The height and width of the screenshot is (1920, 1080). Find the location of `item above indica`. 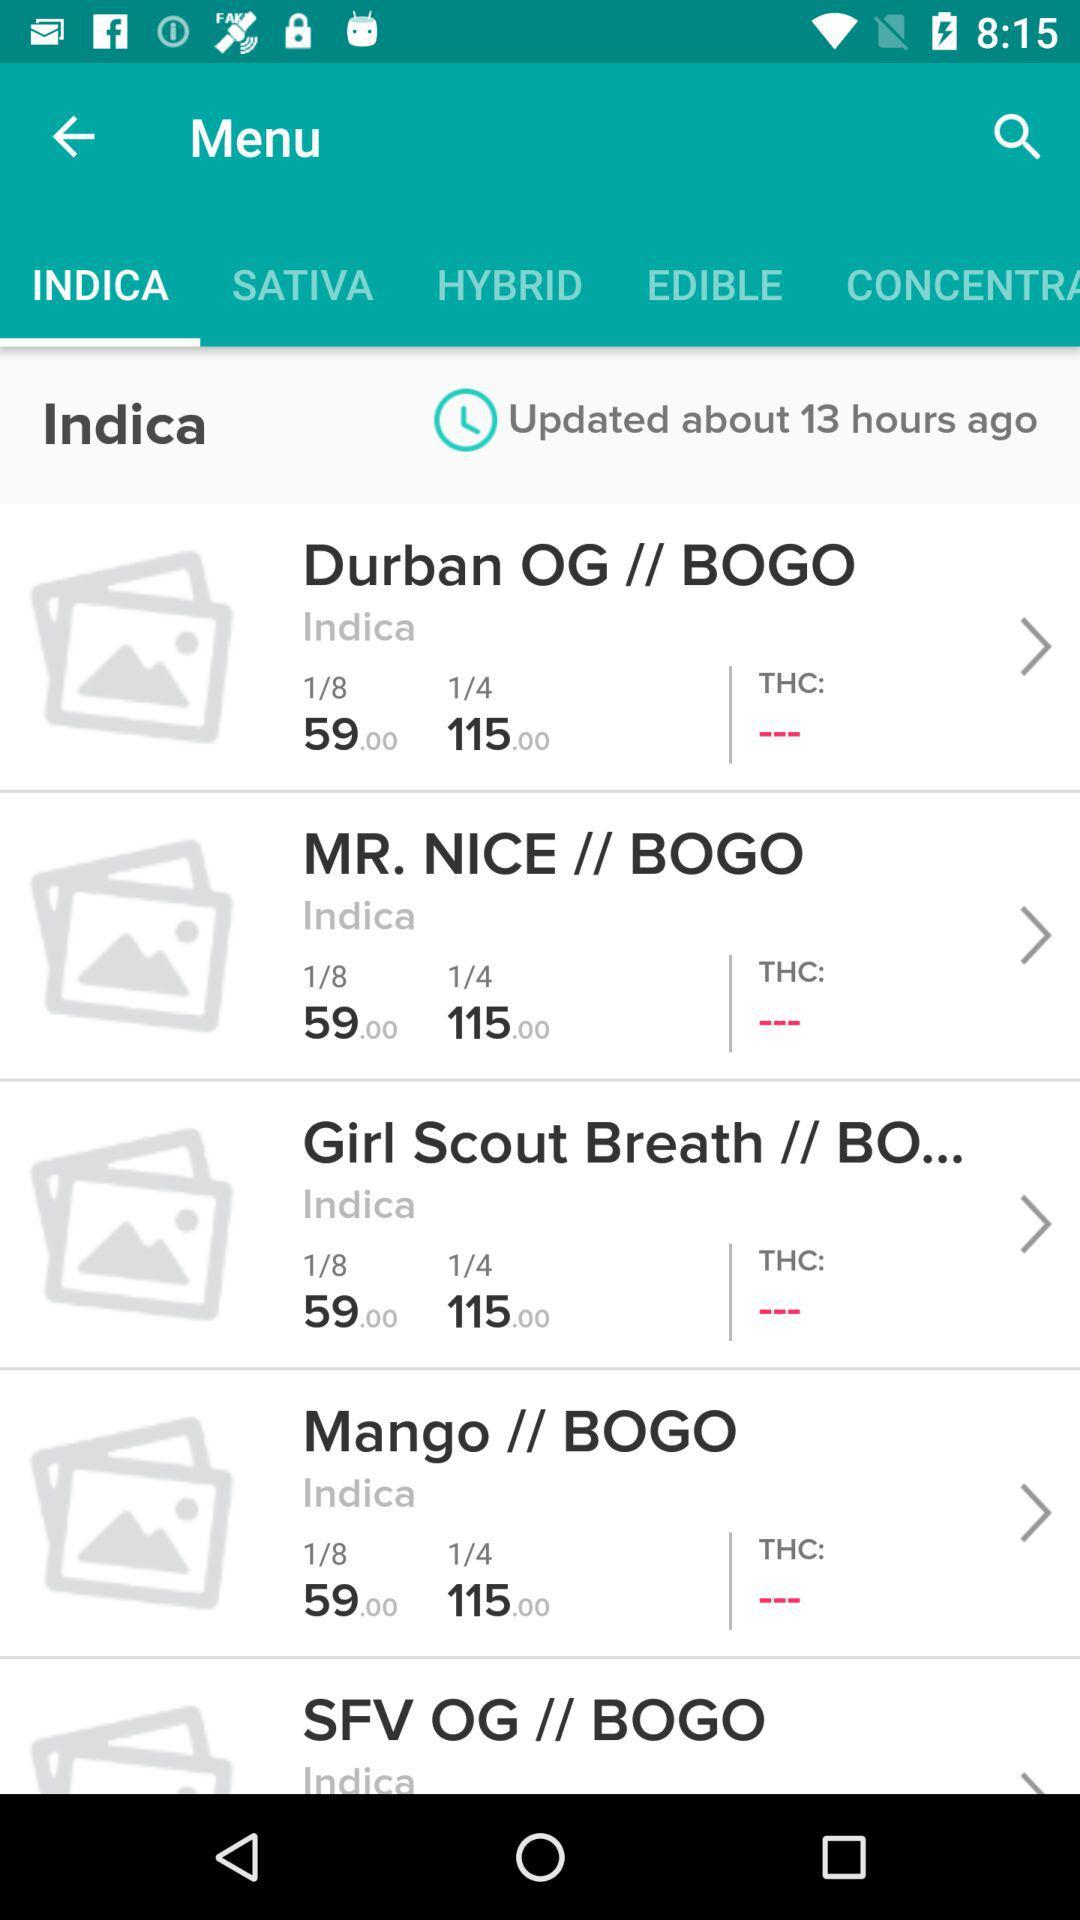

item above indica is located at coordinates (72, 135).